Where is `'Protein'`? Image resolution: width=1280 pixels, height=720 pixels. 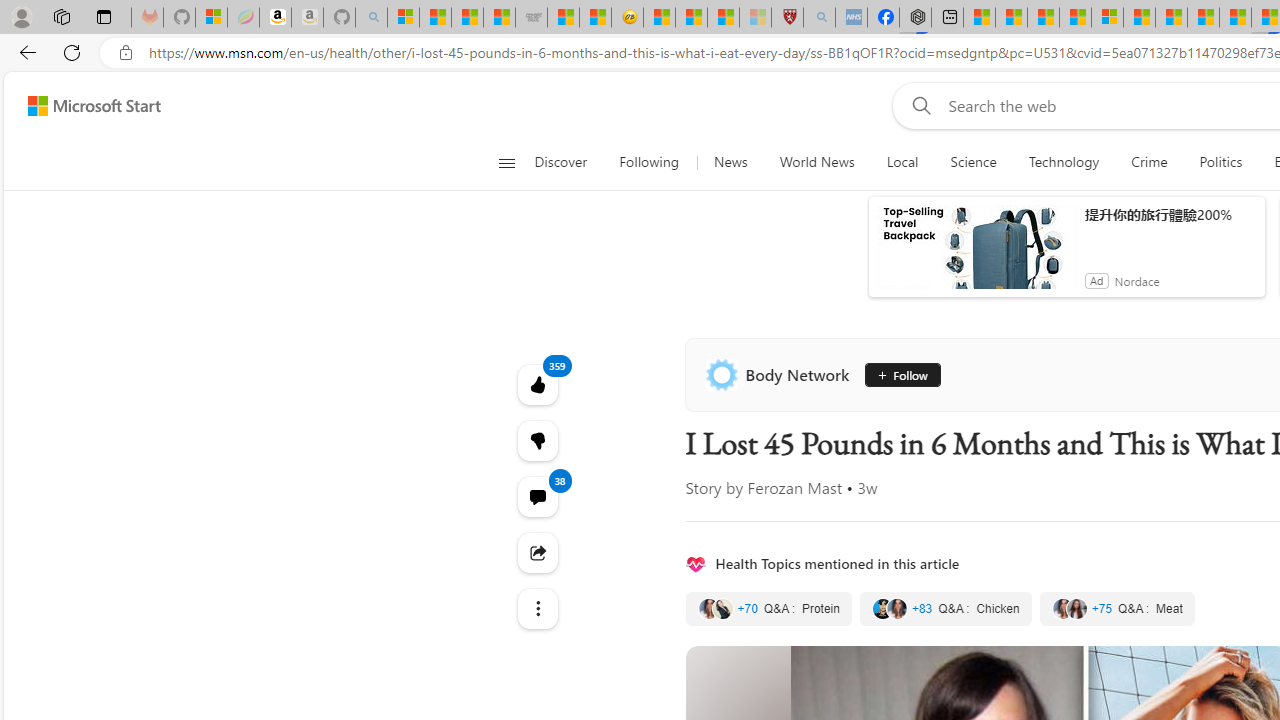 'Protein' is located at coordinates (767, 607).